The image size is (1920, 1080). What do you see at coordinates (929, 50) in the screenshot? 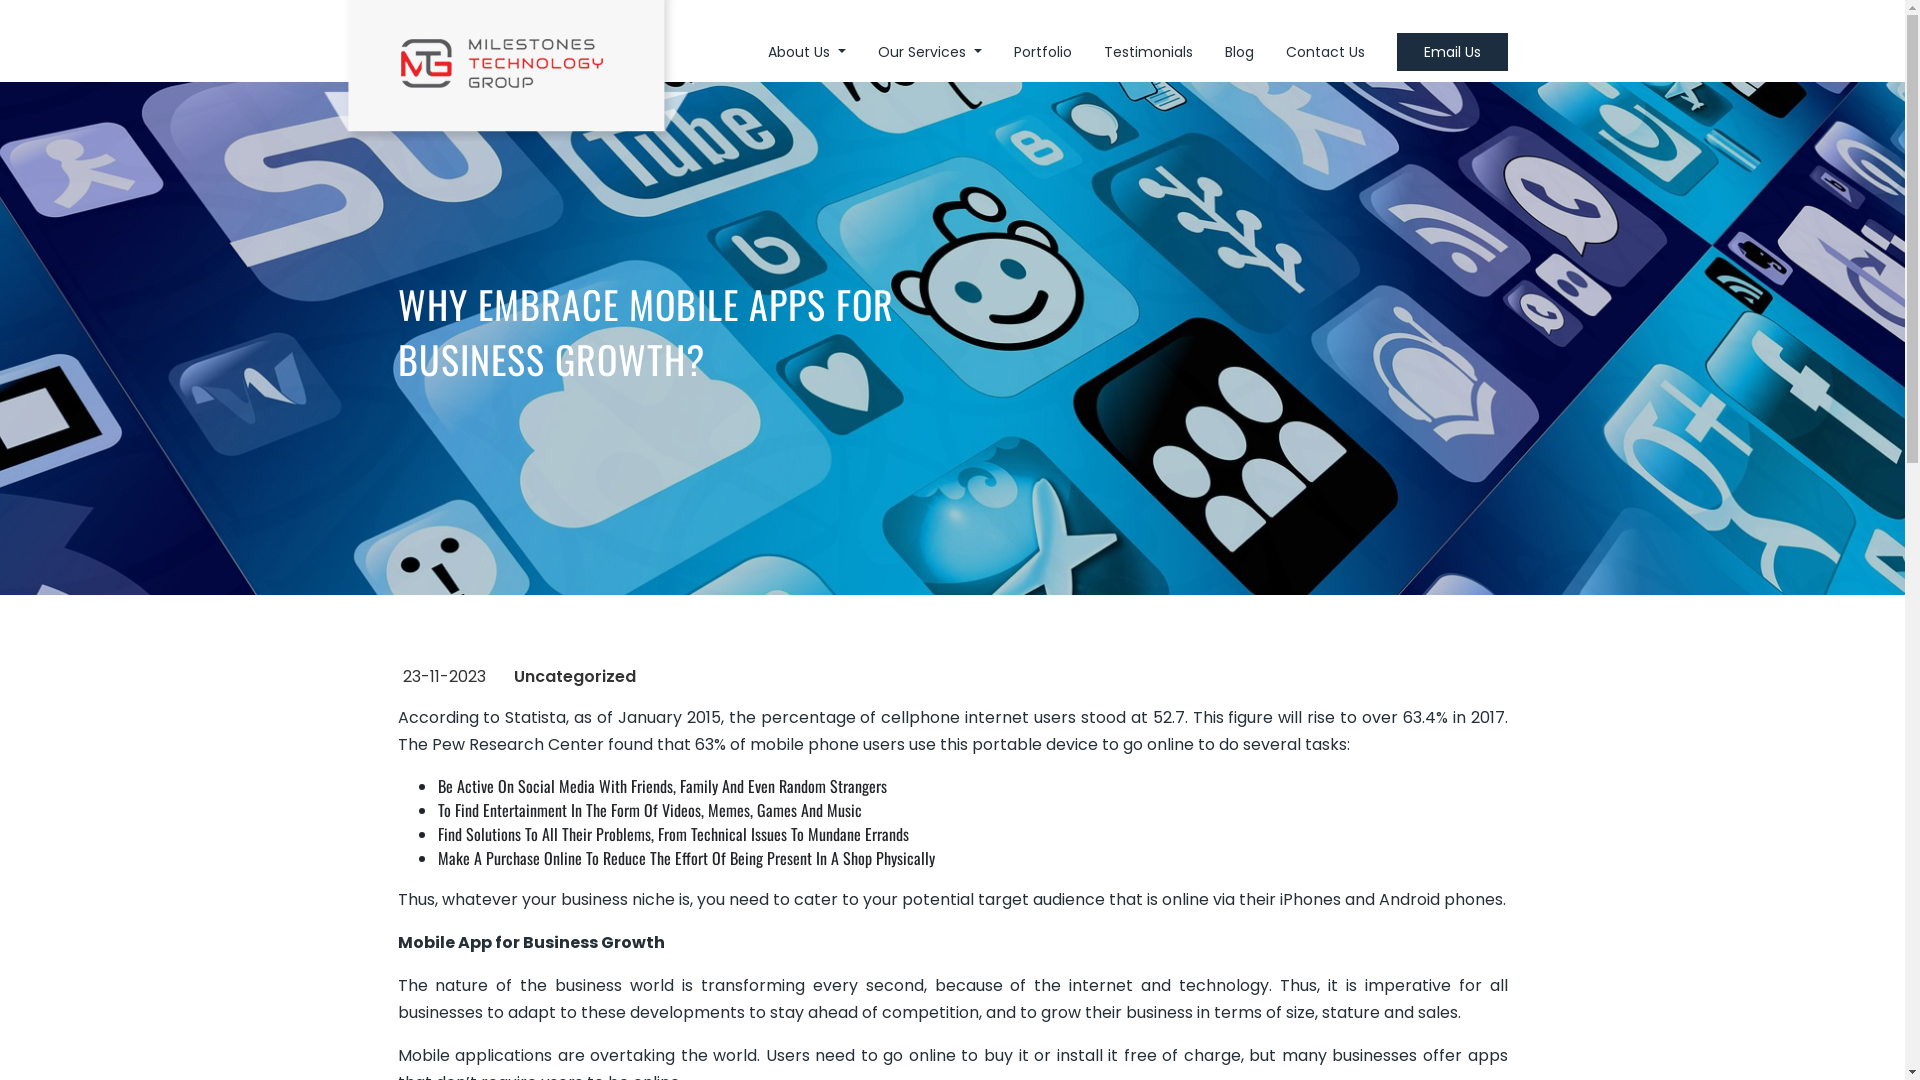
I see `'Our Services'` at bounding box center [929, 50].